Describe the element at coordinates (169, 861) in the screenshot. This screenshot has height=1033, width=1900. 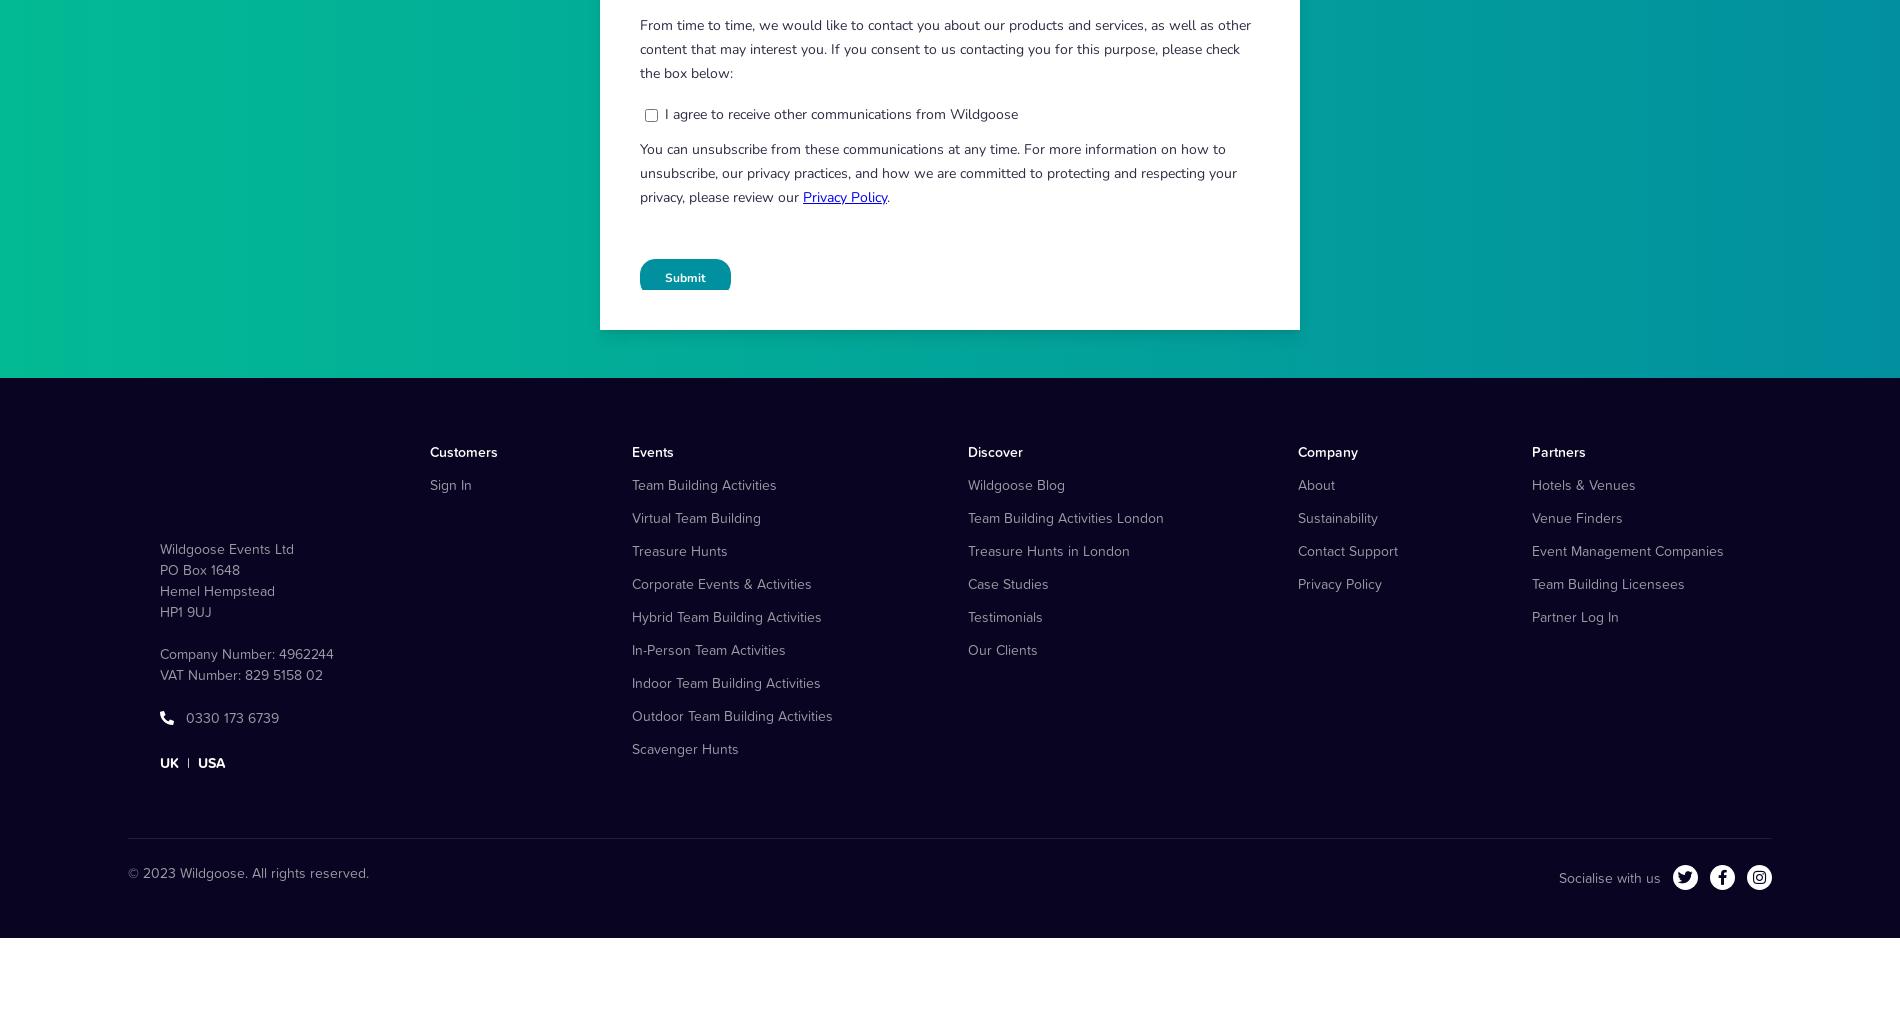
I see `'UK'` at that location.